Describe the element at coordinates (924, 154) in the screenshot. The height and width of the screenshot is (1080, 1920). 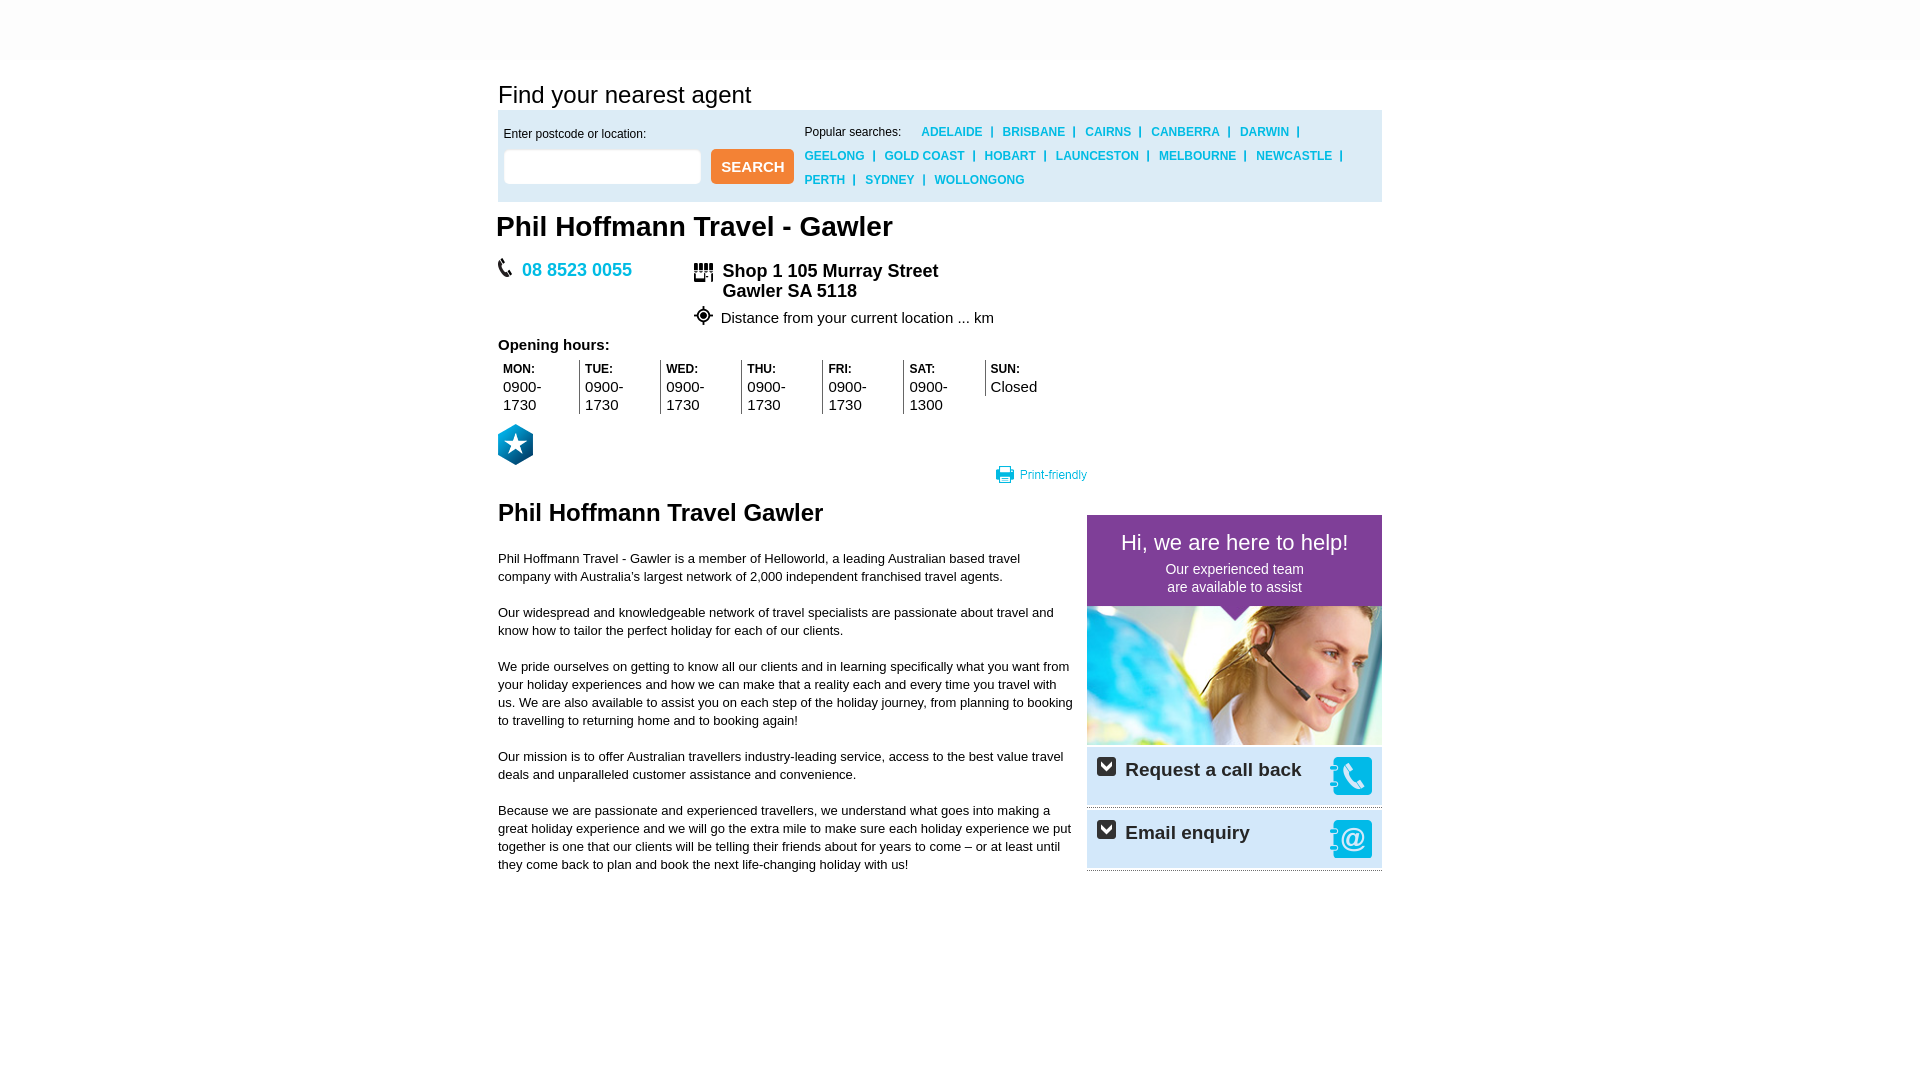
I see `'GOLD COAST'` at that location.